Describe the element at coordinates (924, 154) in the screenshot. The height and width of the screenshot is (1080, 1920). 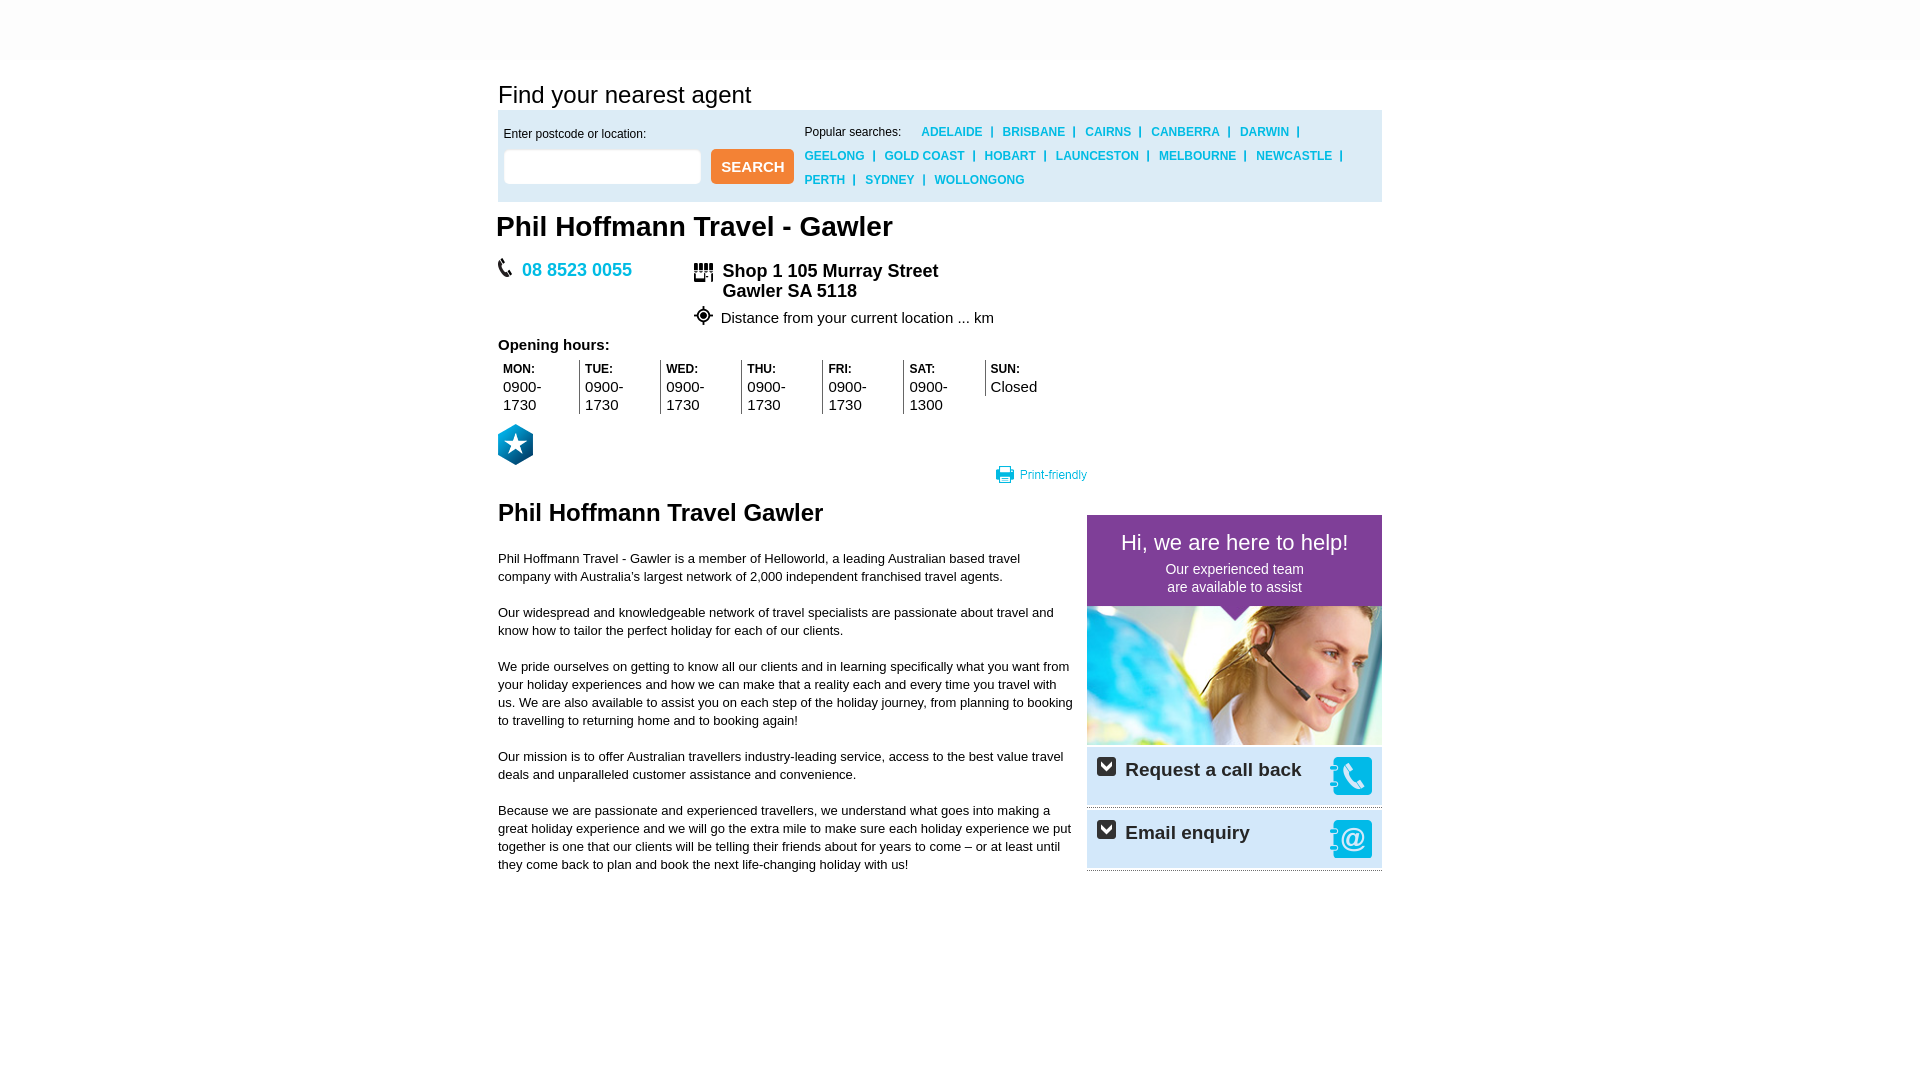
I see `'GOLD COAST'` at that location.